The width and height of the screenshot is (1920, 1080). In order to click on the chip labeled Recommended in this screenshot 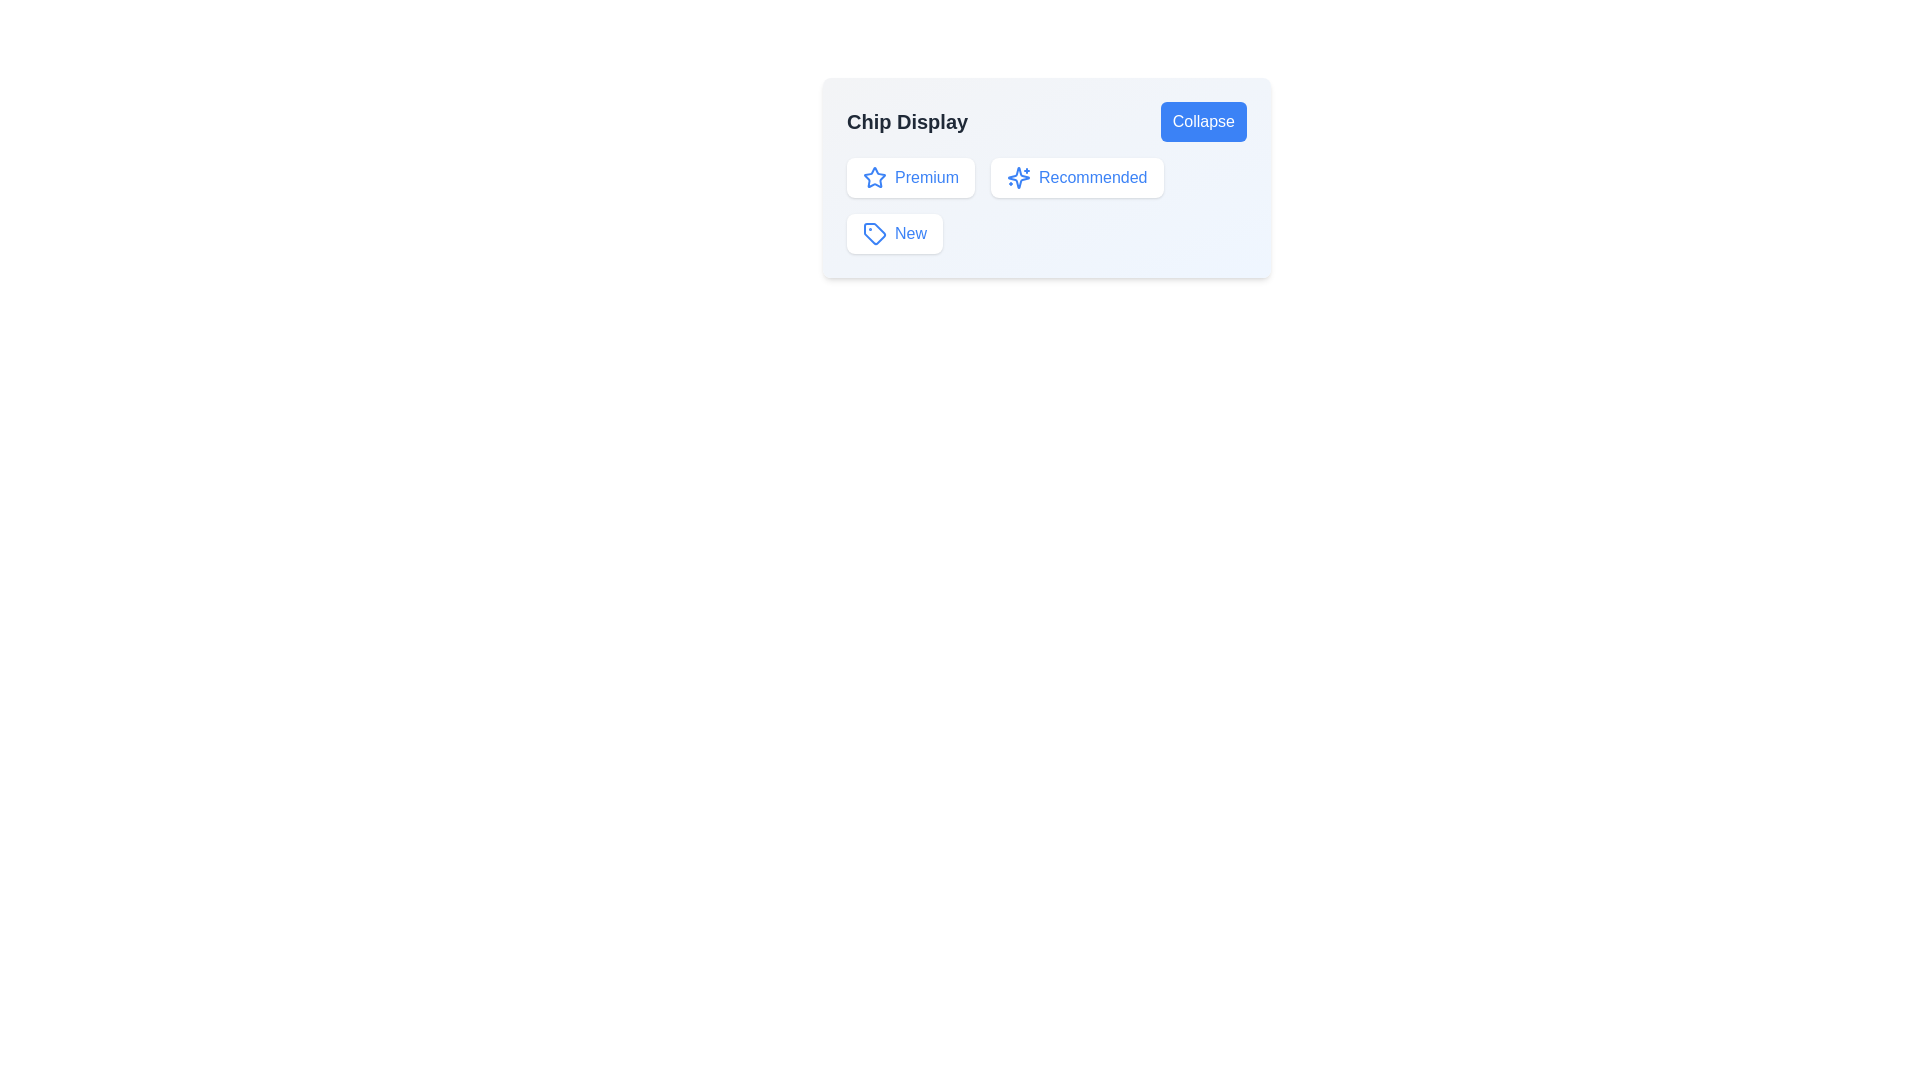, I will do `click(1075, 176)`.